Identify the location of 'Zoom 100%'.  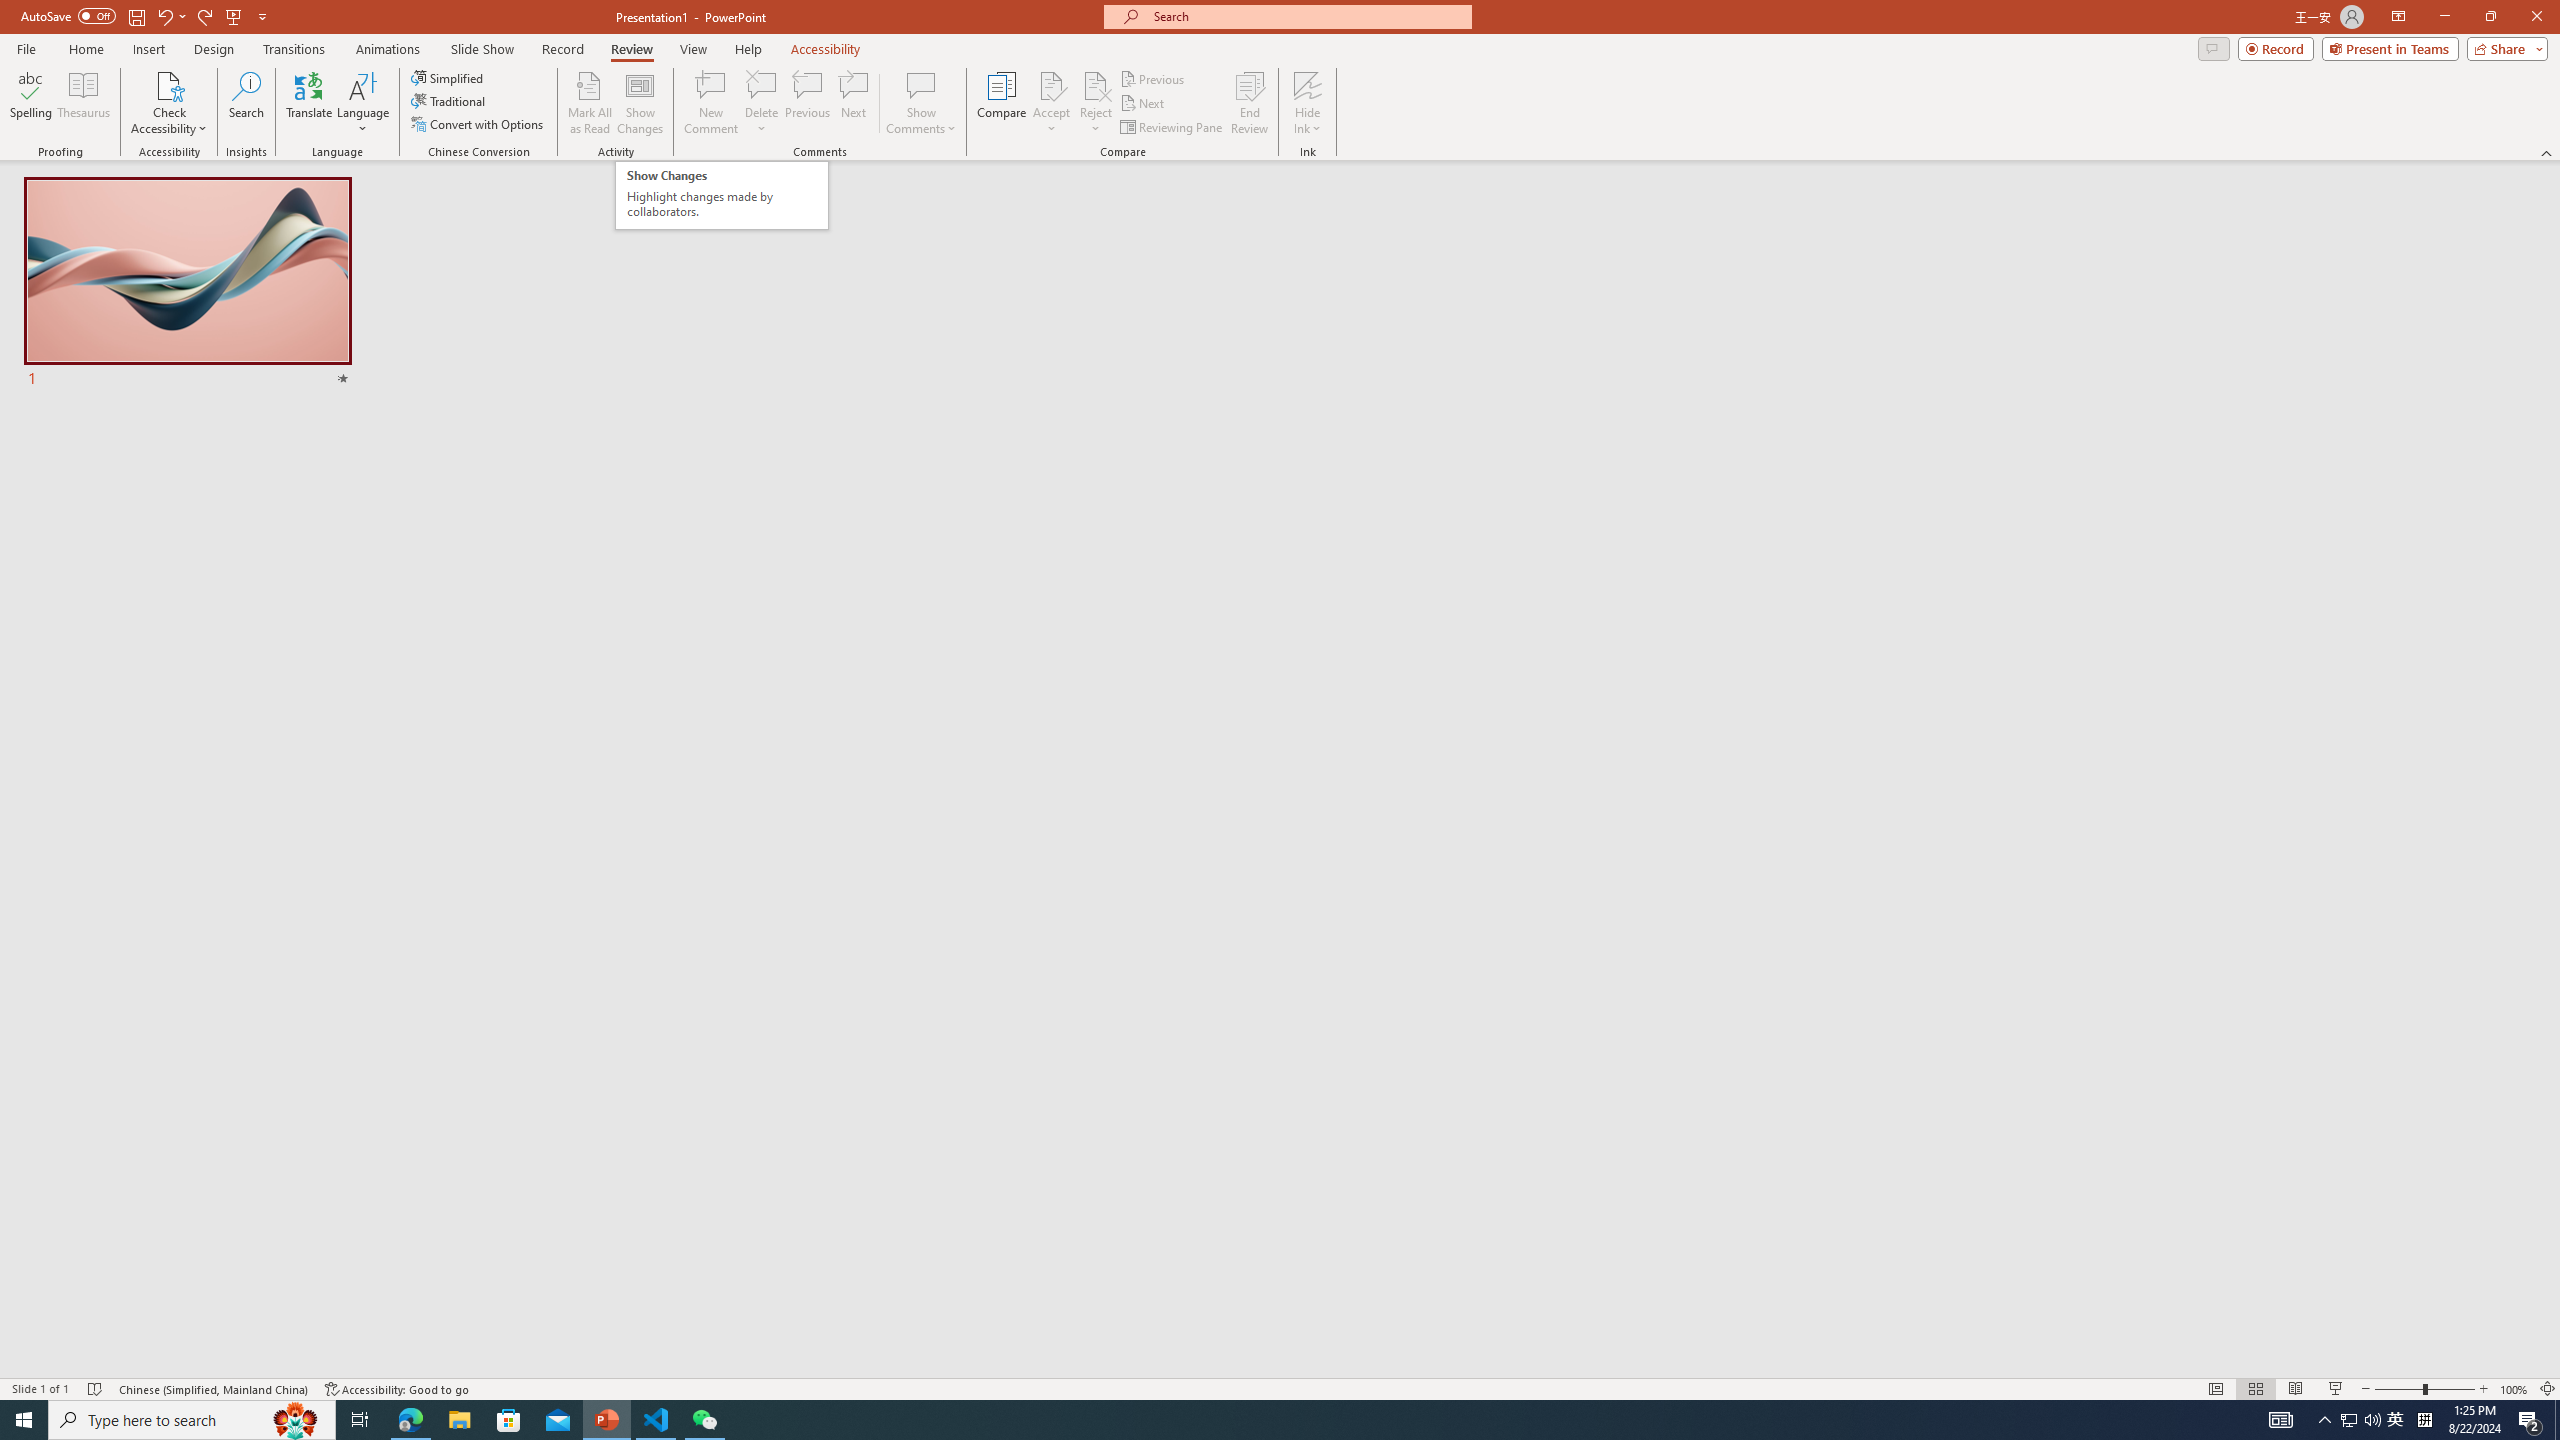
(2515, 1389).